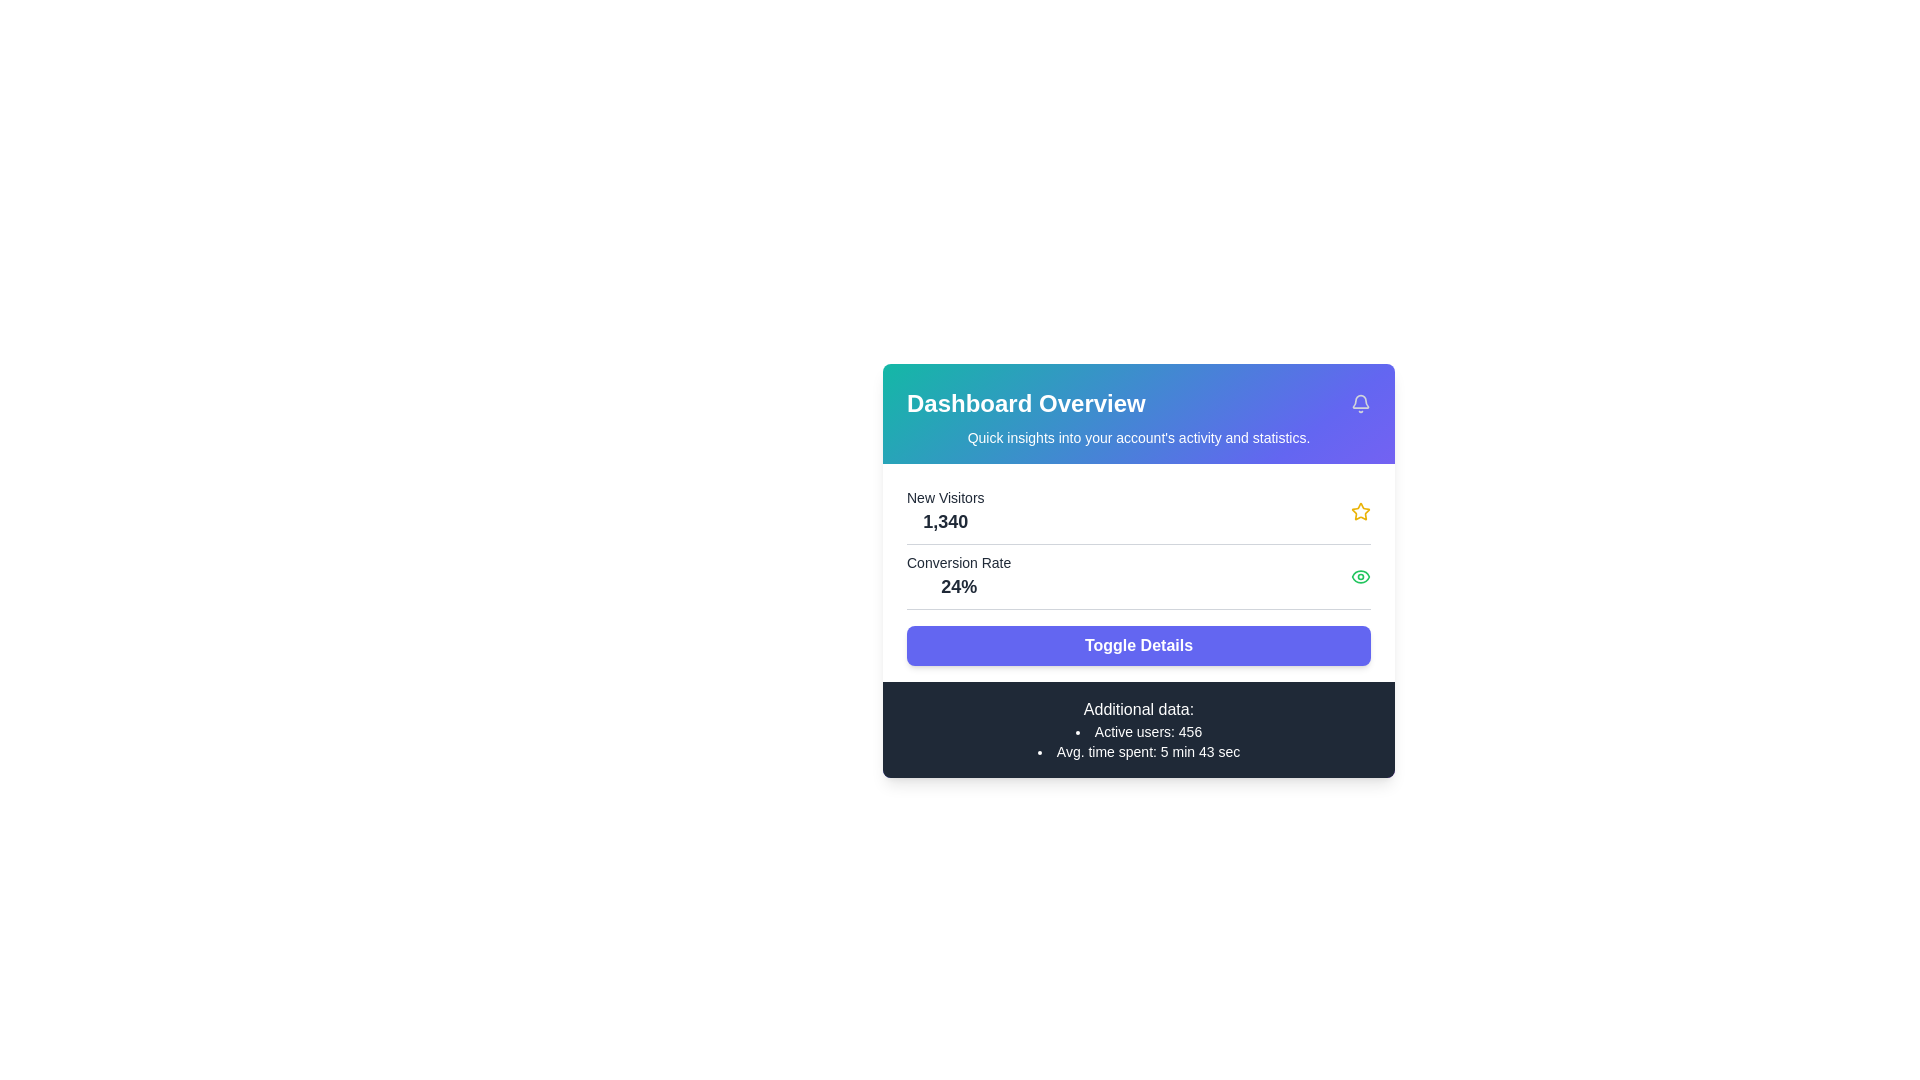  I want to click on the text content of the subheading label that introduces the active user details and average time spent, located directly above the text 'Active users: 456' and 'Avg. time spent: 5 min 43 sec', so click(1138, 708).